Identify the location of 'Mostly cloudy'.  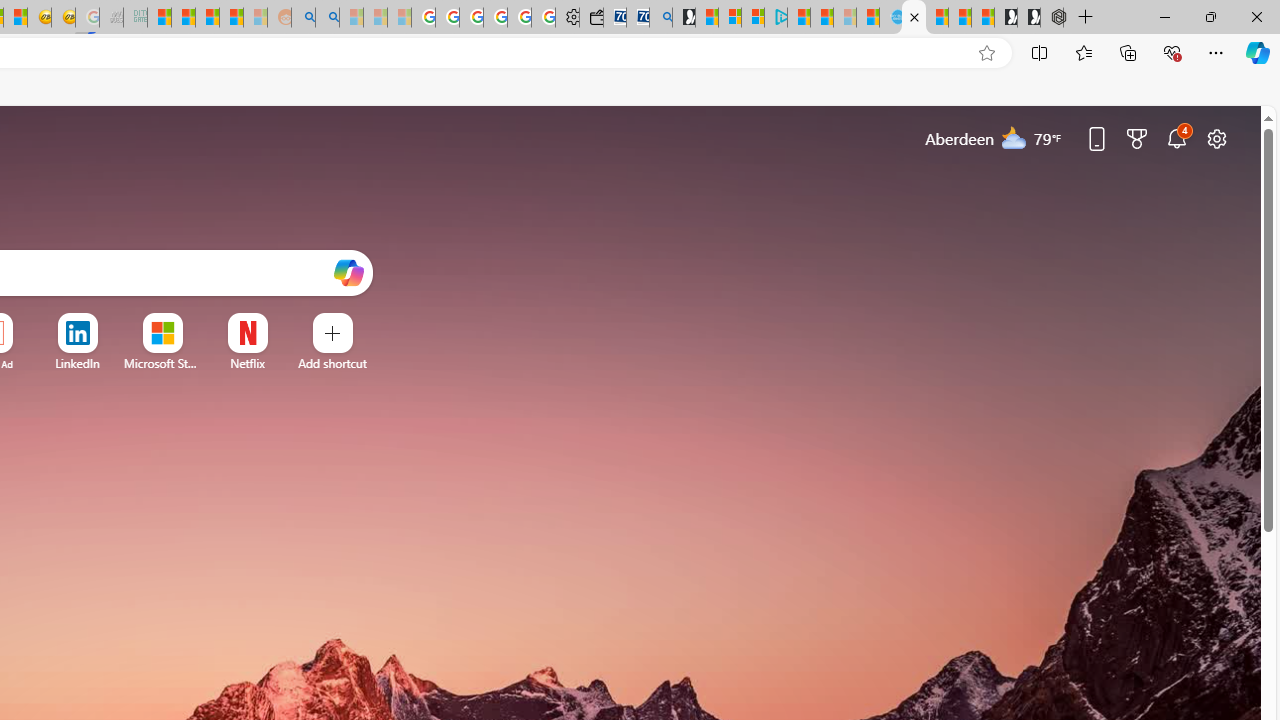
(1014, 136).